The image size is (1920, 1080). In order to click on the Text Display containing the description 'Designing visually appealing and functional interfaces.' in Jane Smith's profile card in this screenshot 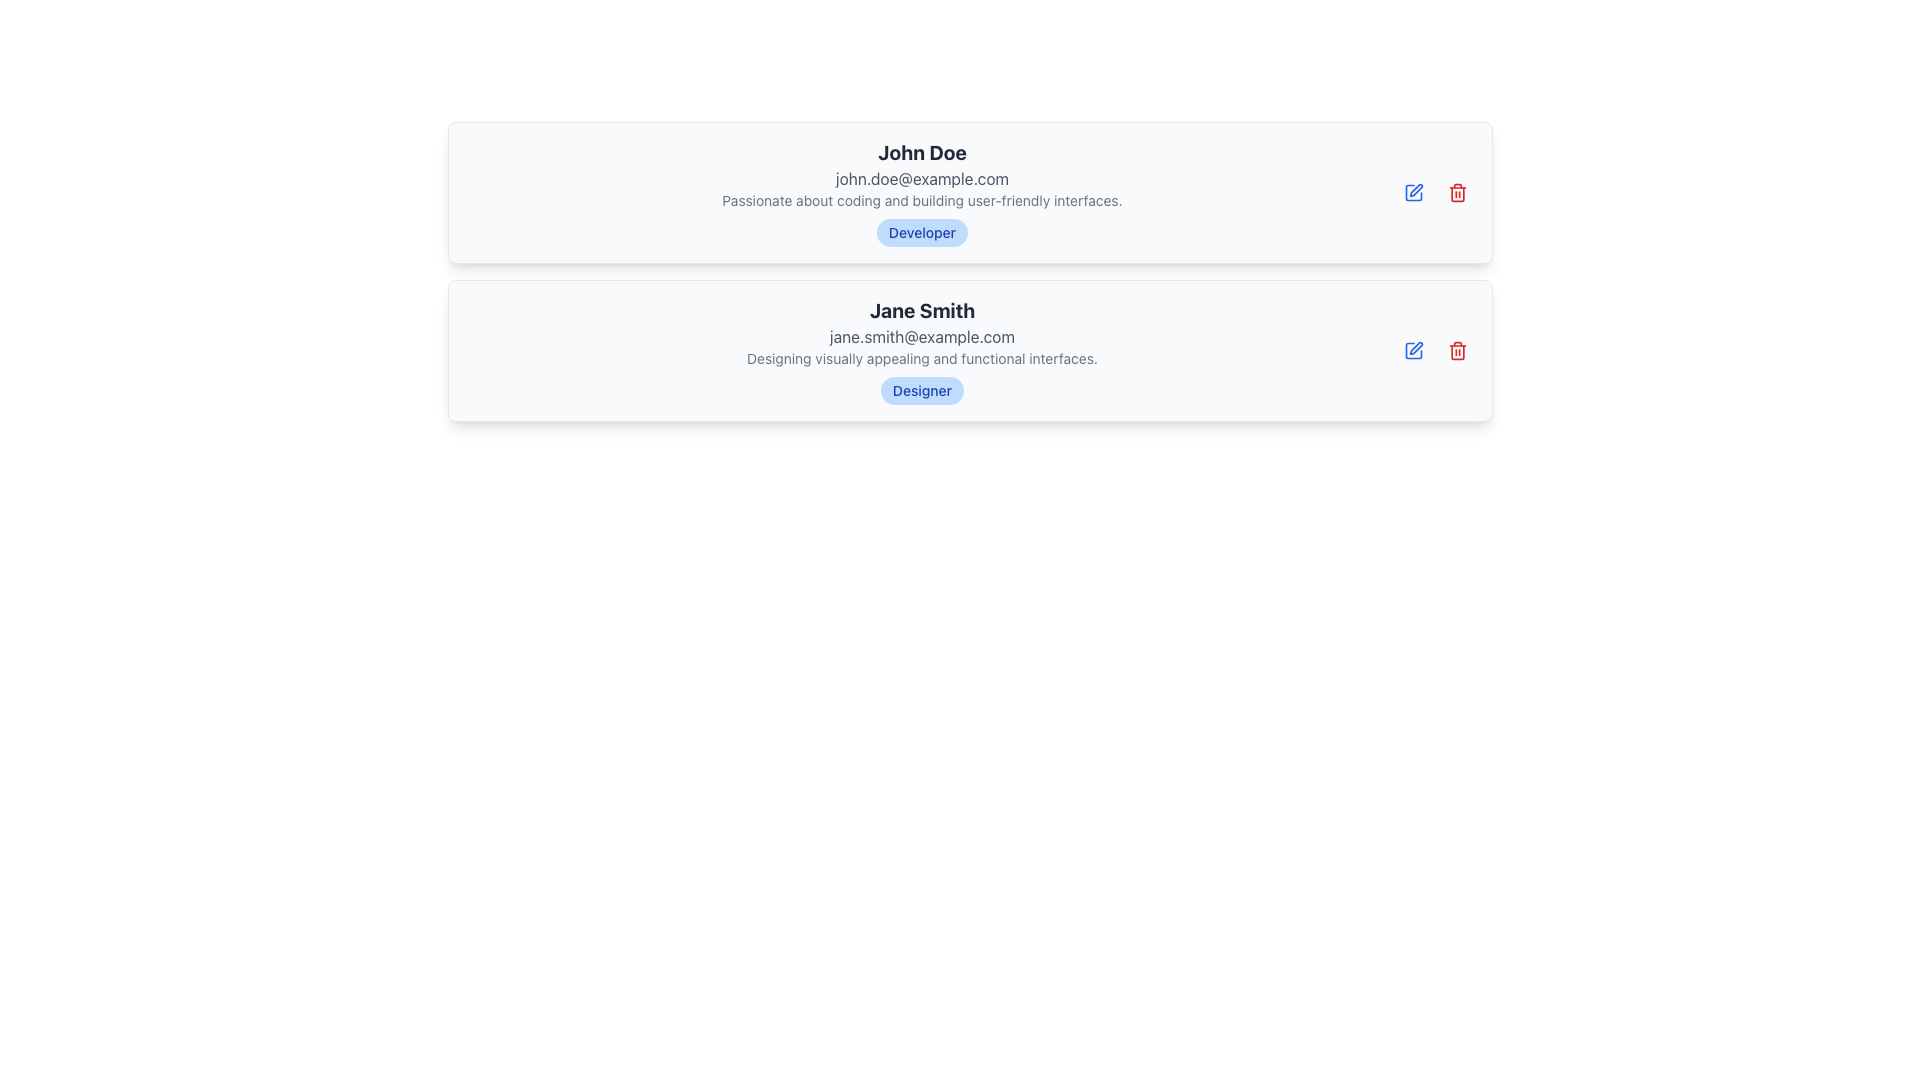, I will do `click(921, 357)`.